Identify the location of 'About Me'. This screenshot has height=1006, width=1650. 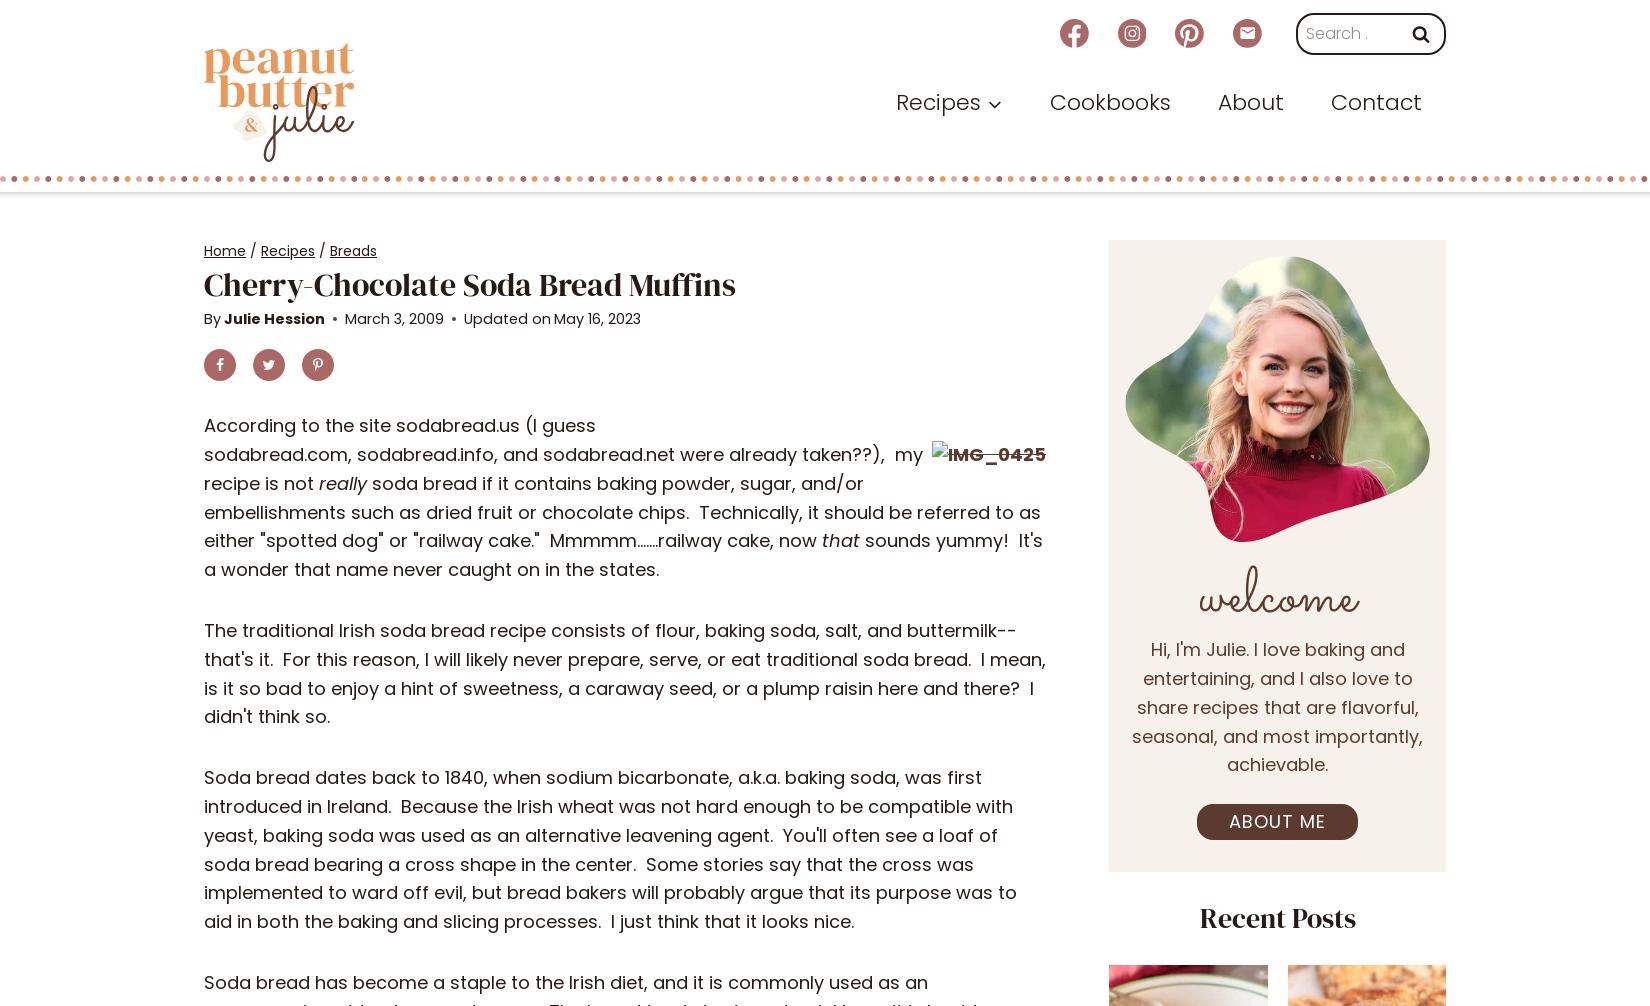
(1276, 820).